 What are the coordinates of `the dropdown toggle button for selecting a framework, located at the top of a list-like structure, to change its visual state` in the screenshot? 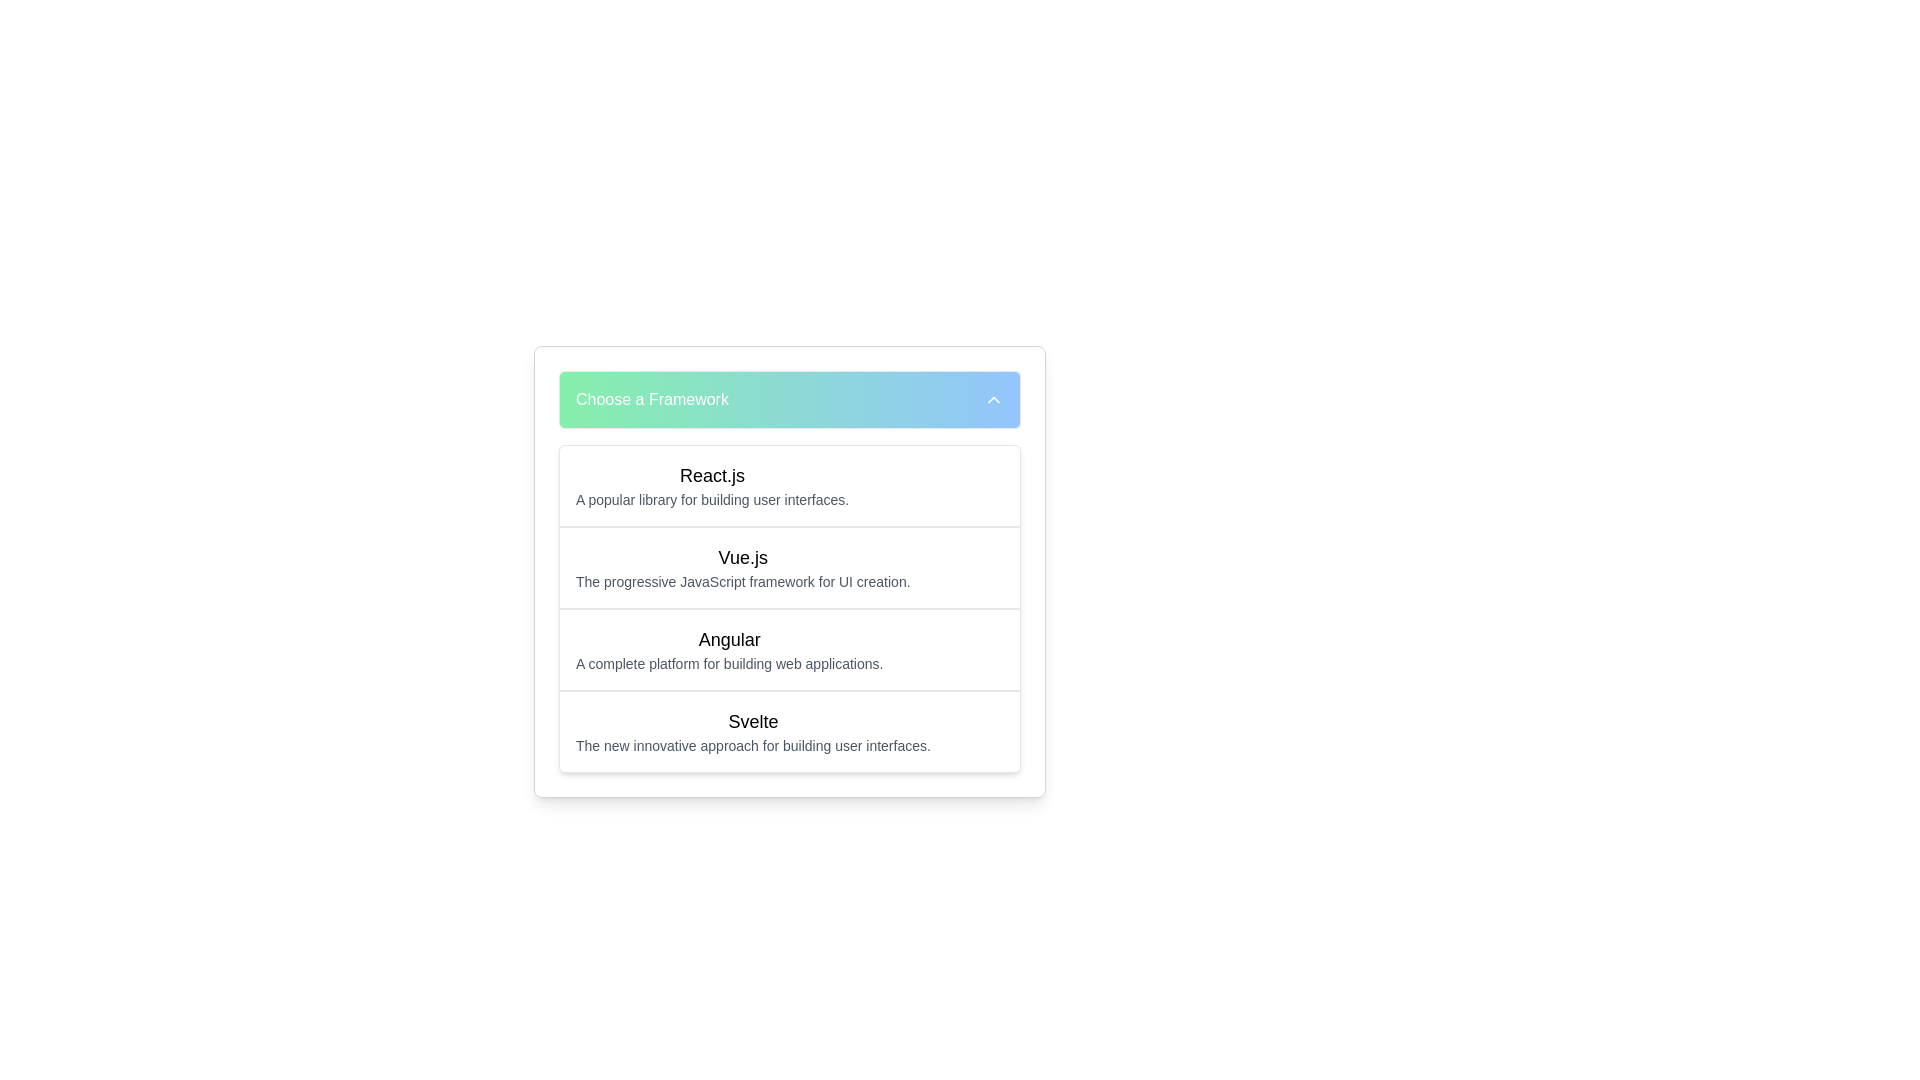 It's located at (789, 400).